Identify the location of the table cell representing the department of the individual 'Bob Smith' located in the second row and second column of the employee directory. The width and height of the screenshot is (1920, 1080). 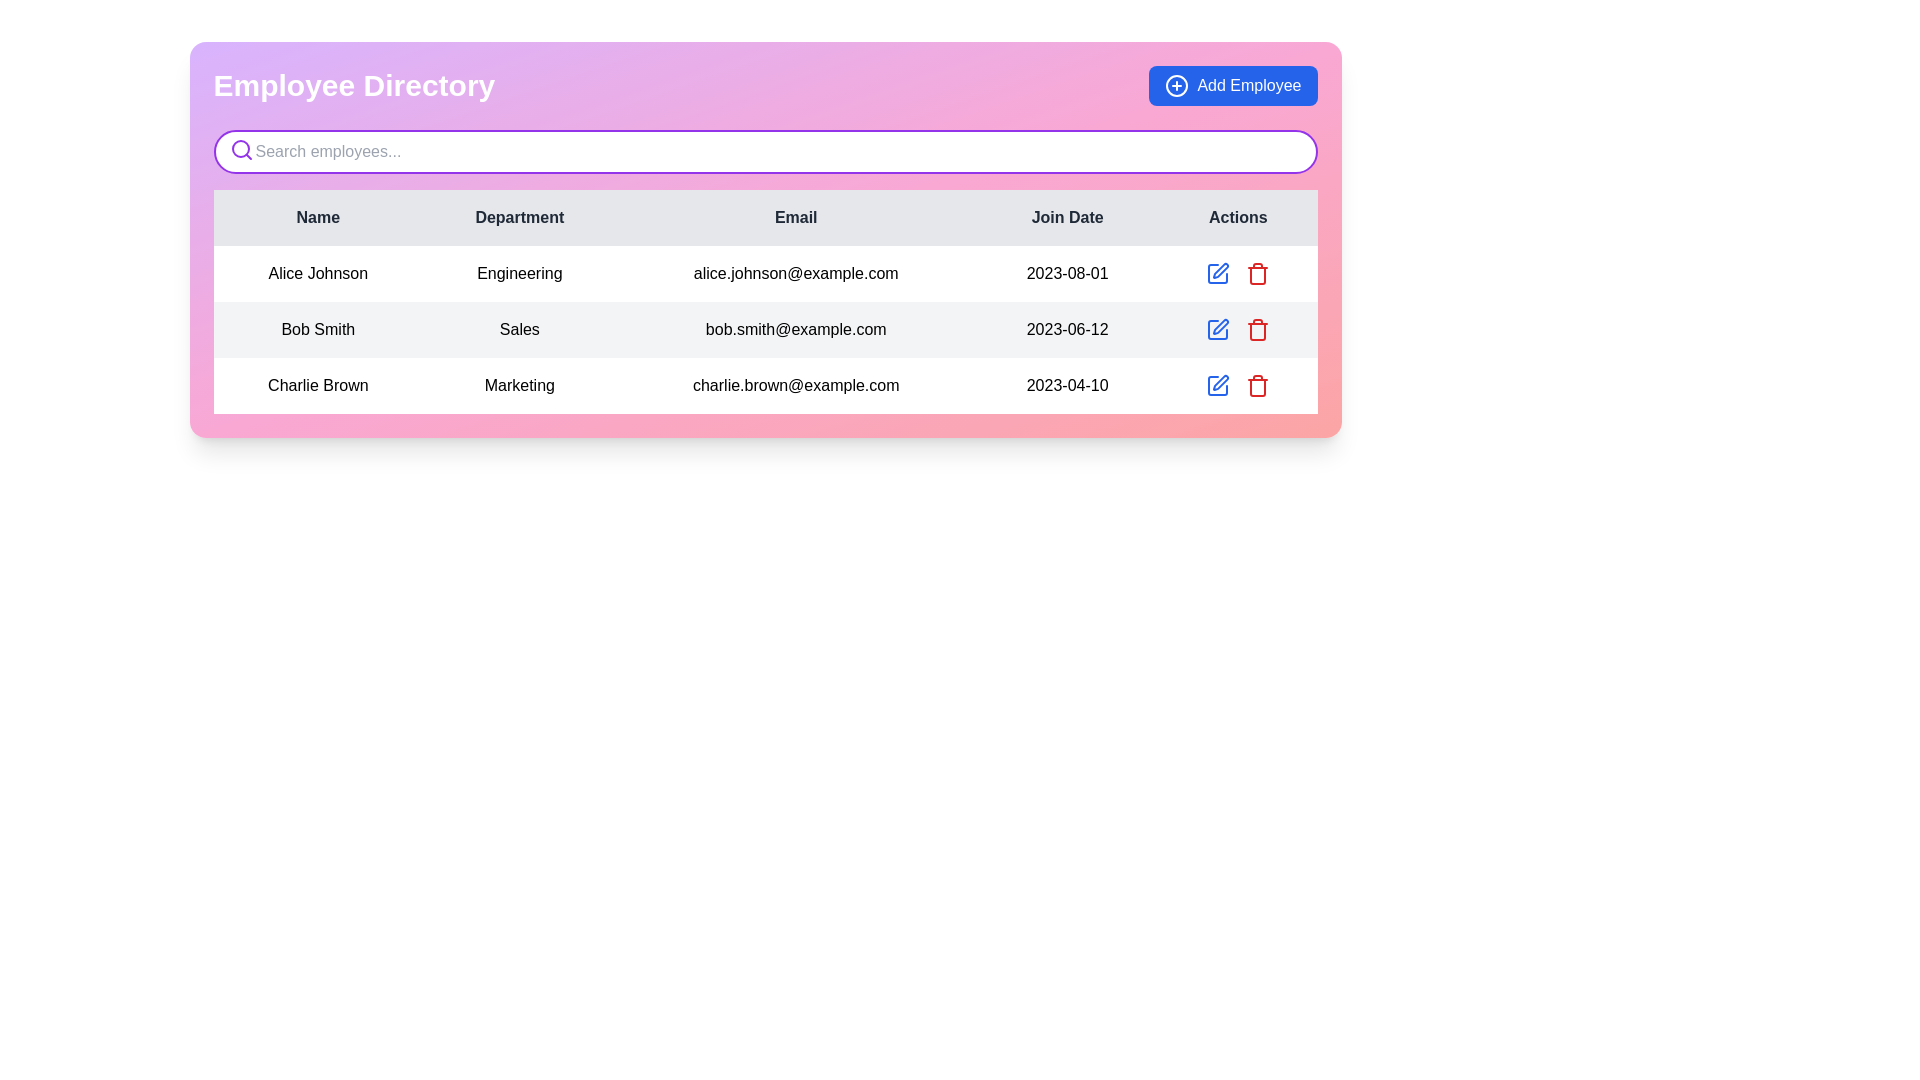
(519, 329).